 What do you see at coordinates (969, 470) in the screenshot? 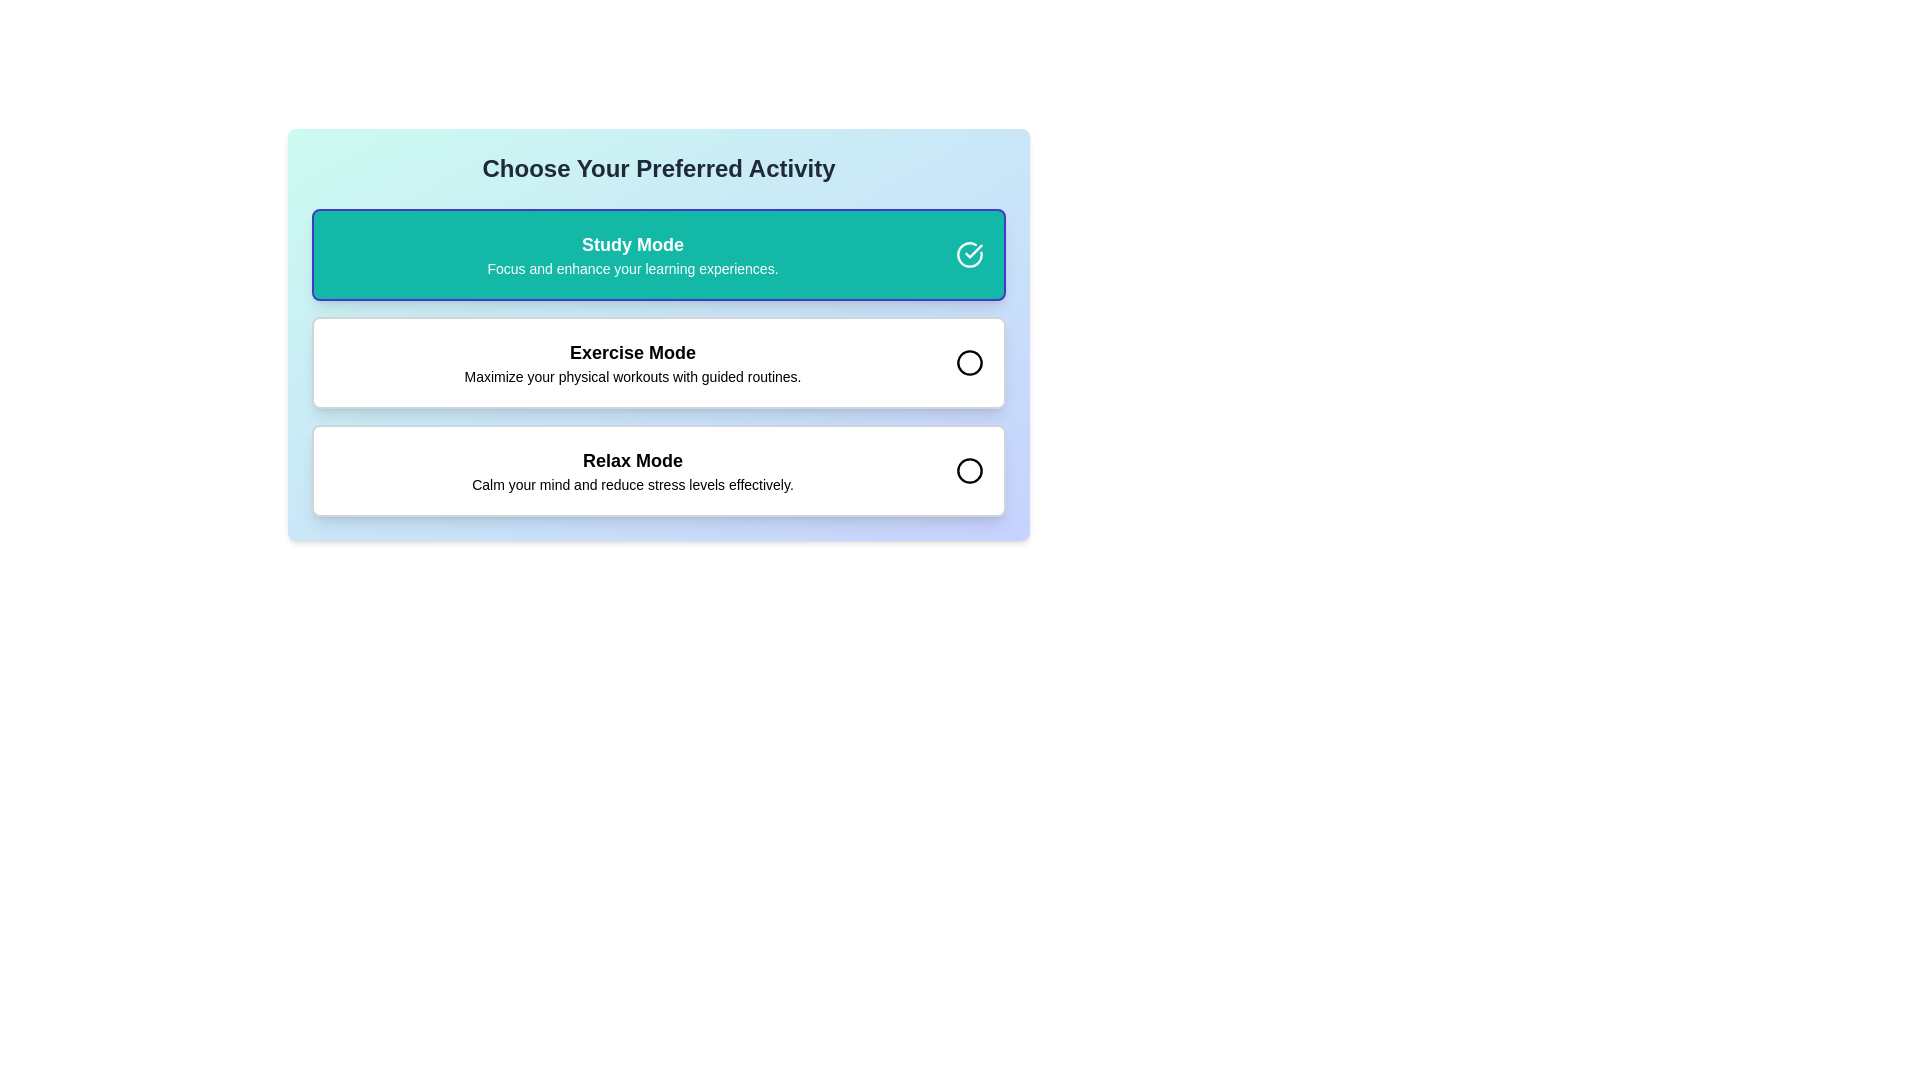
I see `the circular outline icon located to the bottom-right of the 'Relax Mode' option` at bounding box center [969, 470].